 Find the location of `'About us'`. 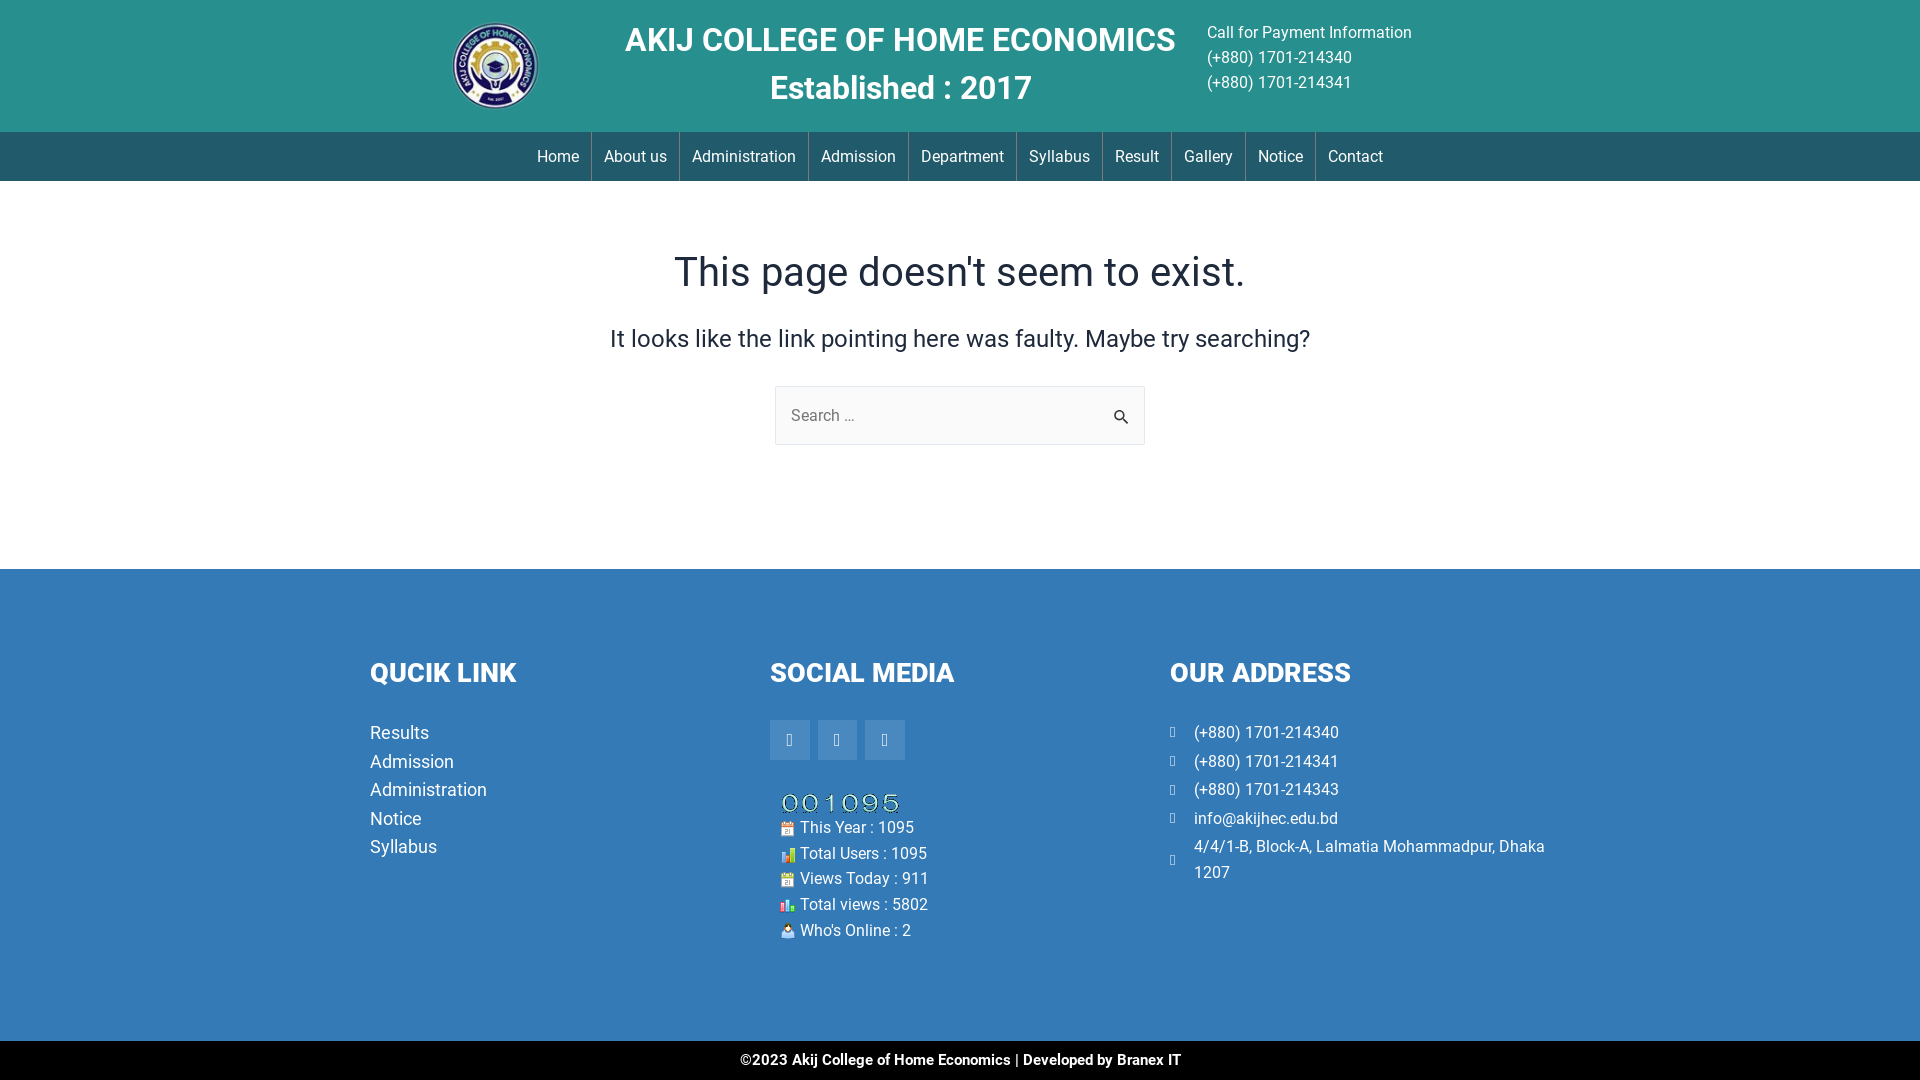

'About us' is located at coordinates (634, 155).